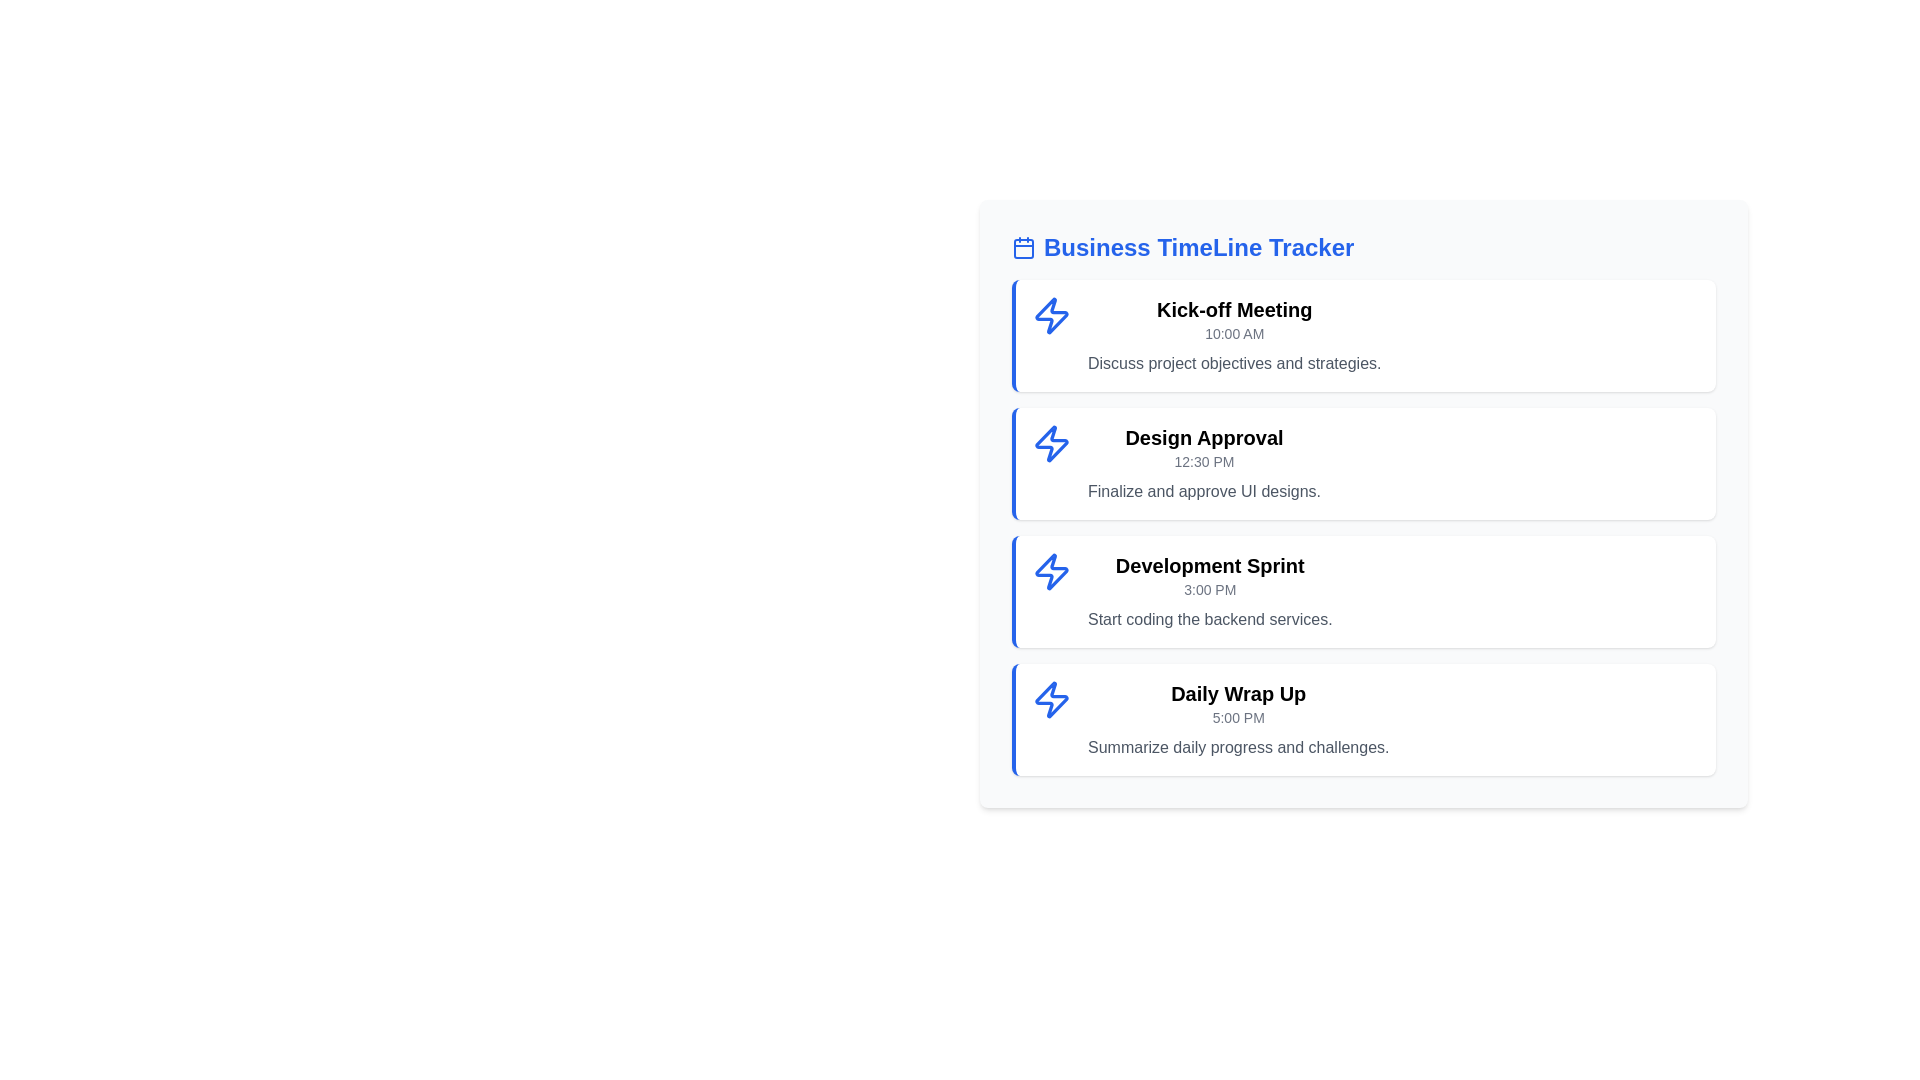  I want to click on the text element that reads 'Discuss project objectives and strategies', which is styled in gray and positioned beneath the heading 'Kick-off Meeting' and the time '10:00 AM', so click(1233, 363).